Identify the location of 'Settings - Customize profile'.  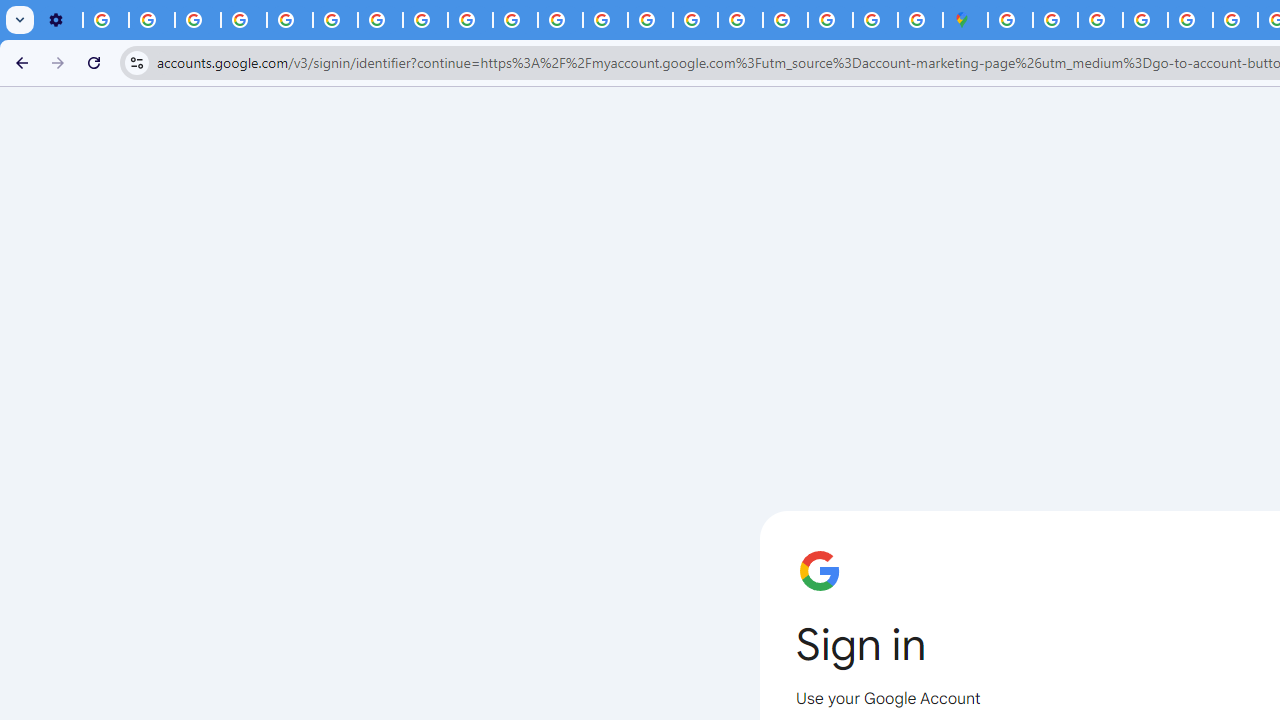
(60, 20).